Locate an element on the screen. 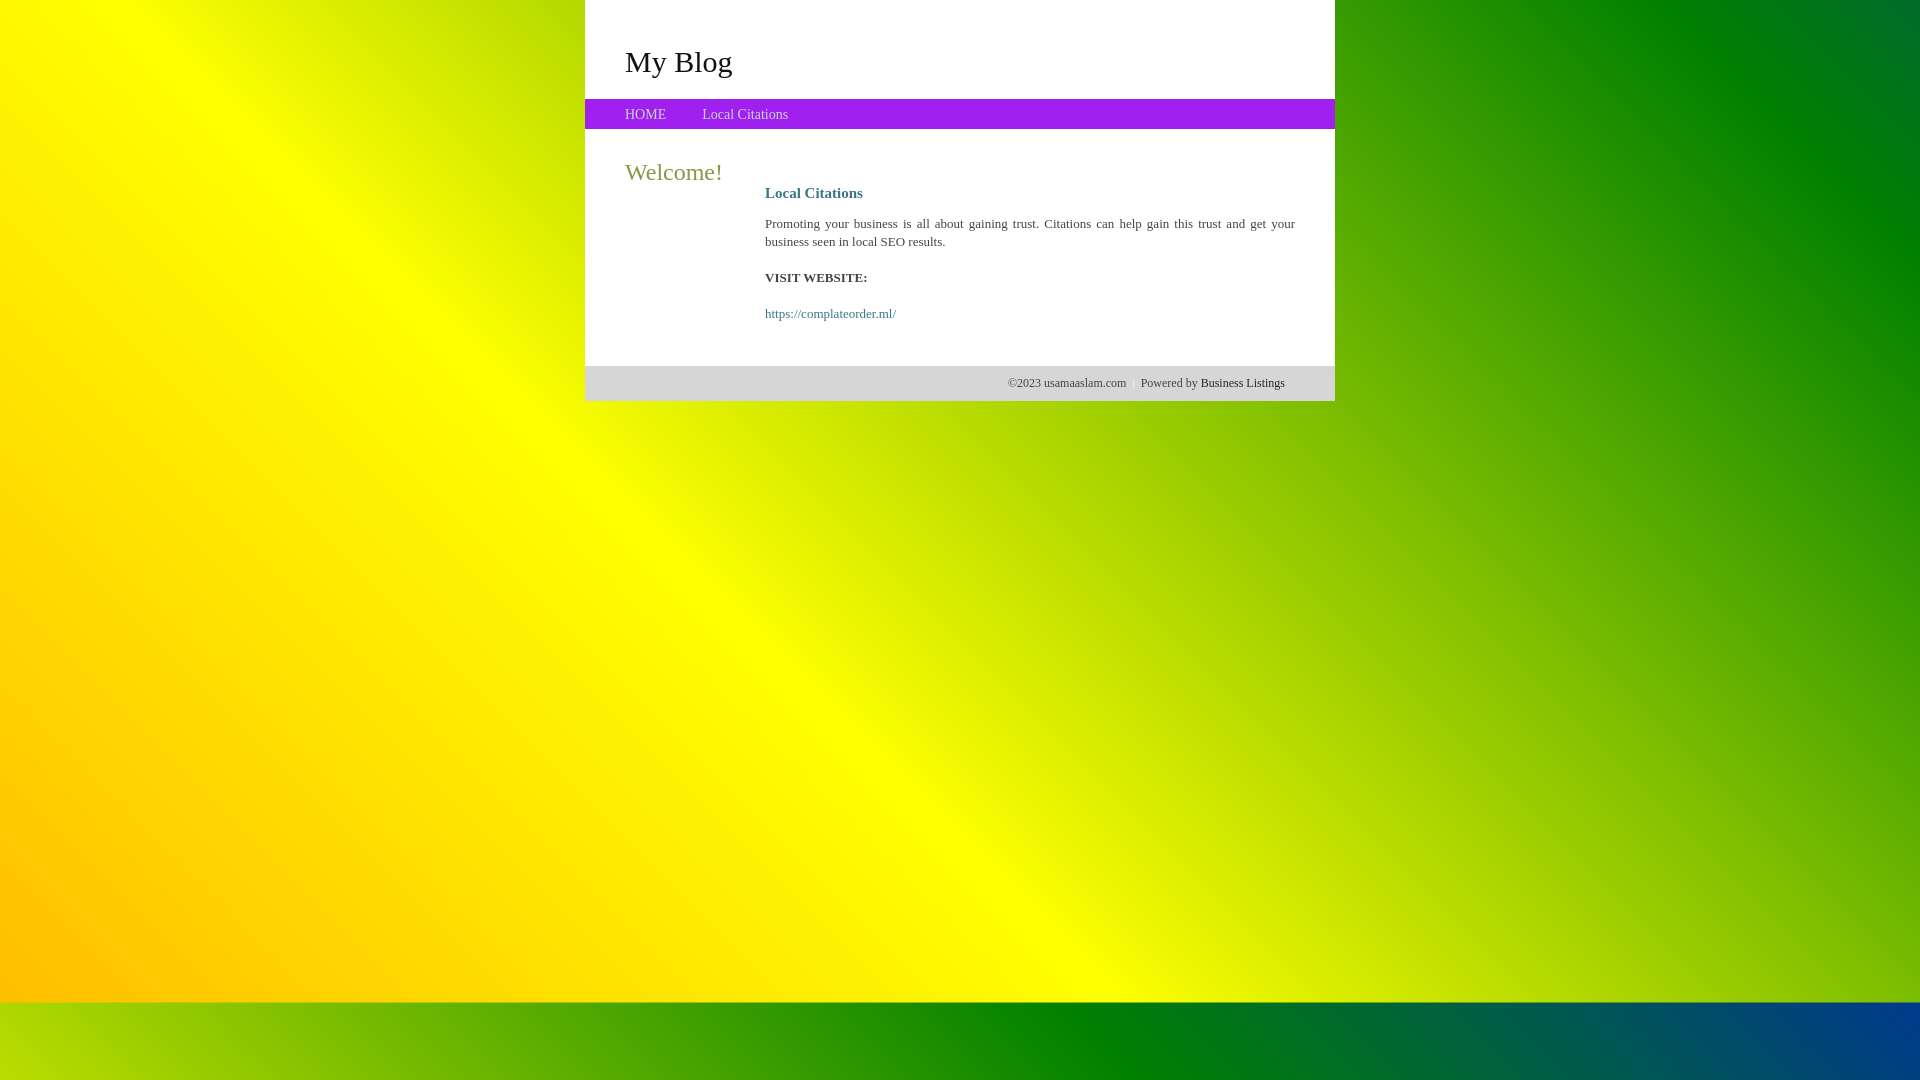 The height and width of the screenshot is (1080, 1920). 'HOME' is located at coordinates (623, 114).